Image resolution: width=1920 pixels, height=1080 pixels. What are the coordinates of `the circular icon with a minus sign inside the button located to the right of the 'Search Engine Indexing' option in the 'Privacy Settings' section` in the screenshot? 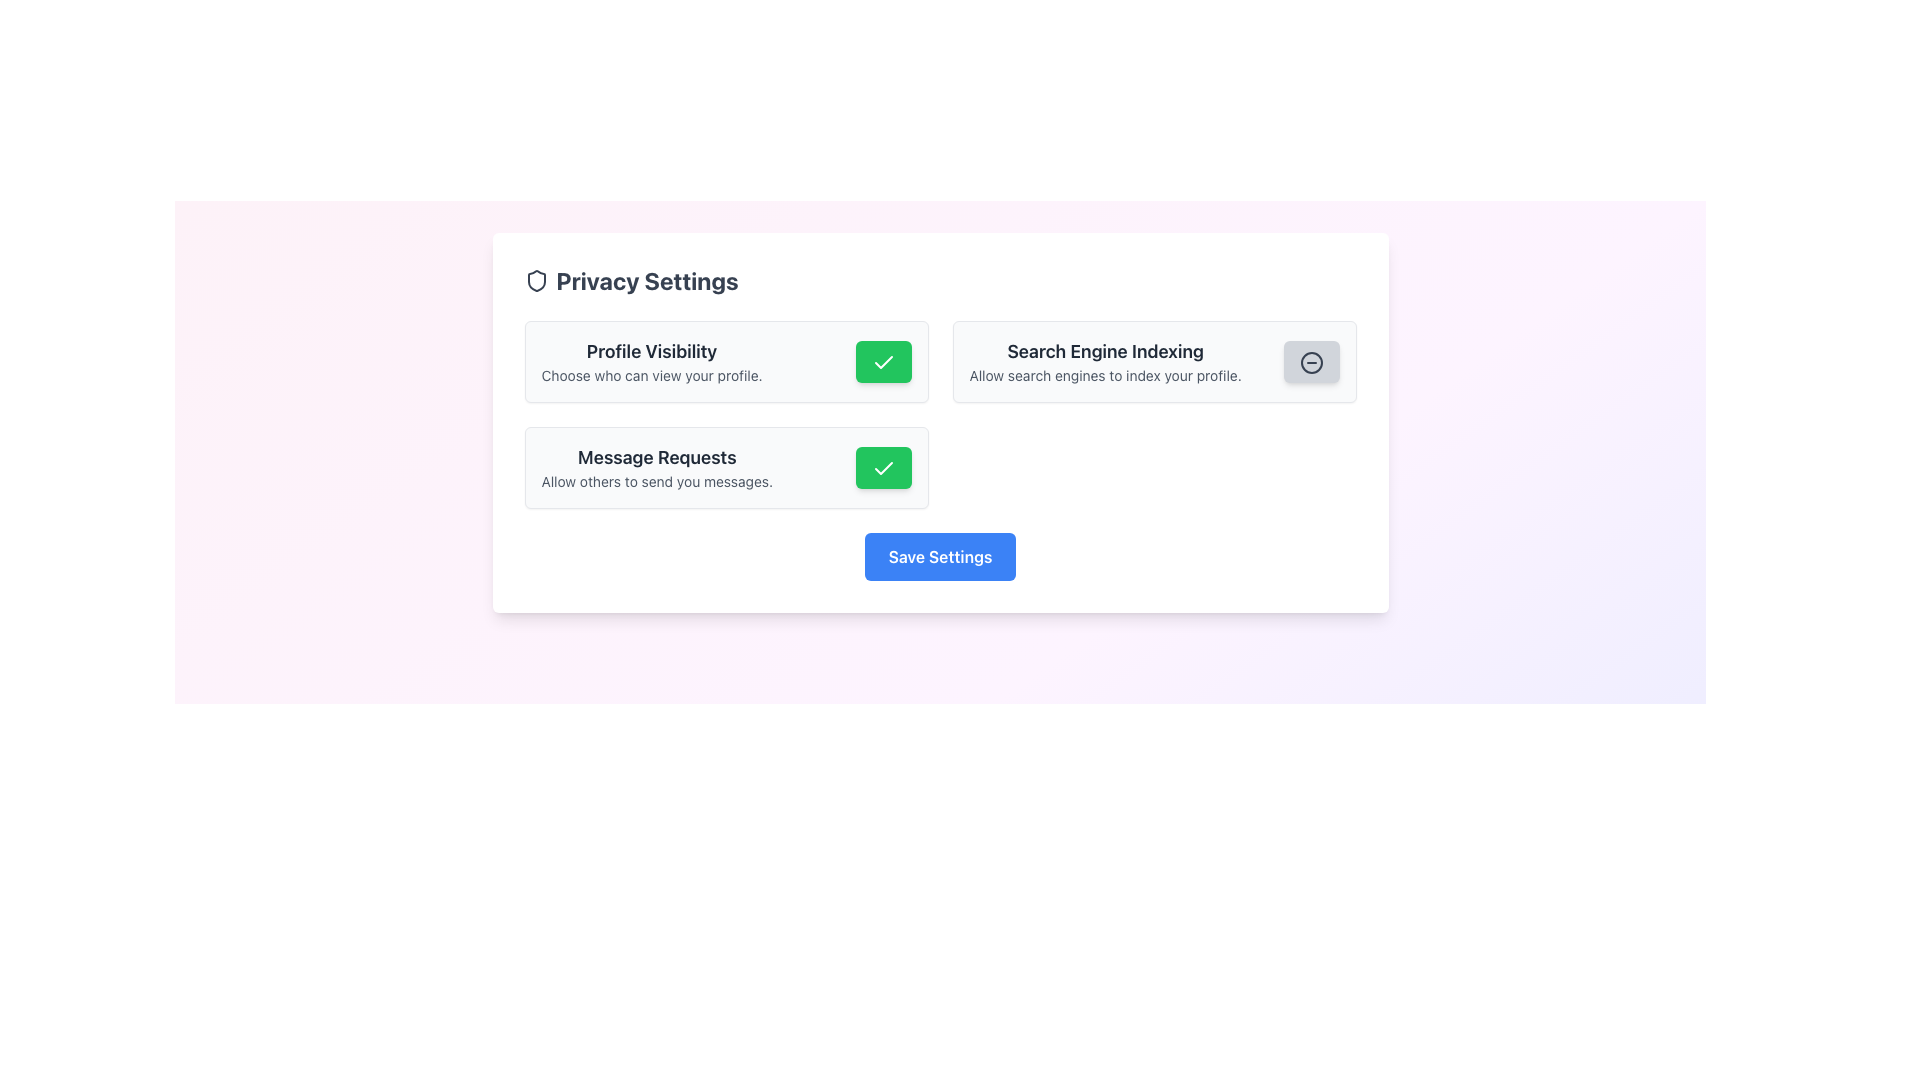 It's located at (1311, 362).